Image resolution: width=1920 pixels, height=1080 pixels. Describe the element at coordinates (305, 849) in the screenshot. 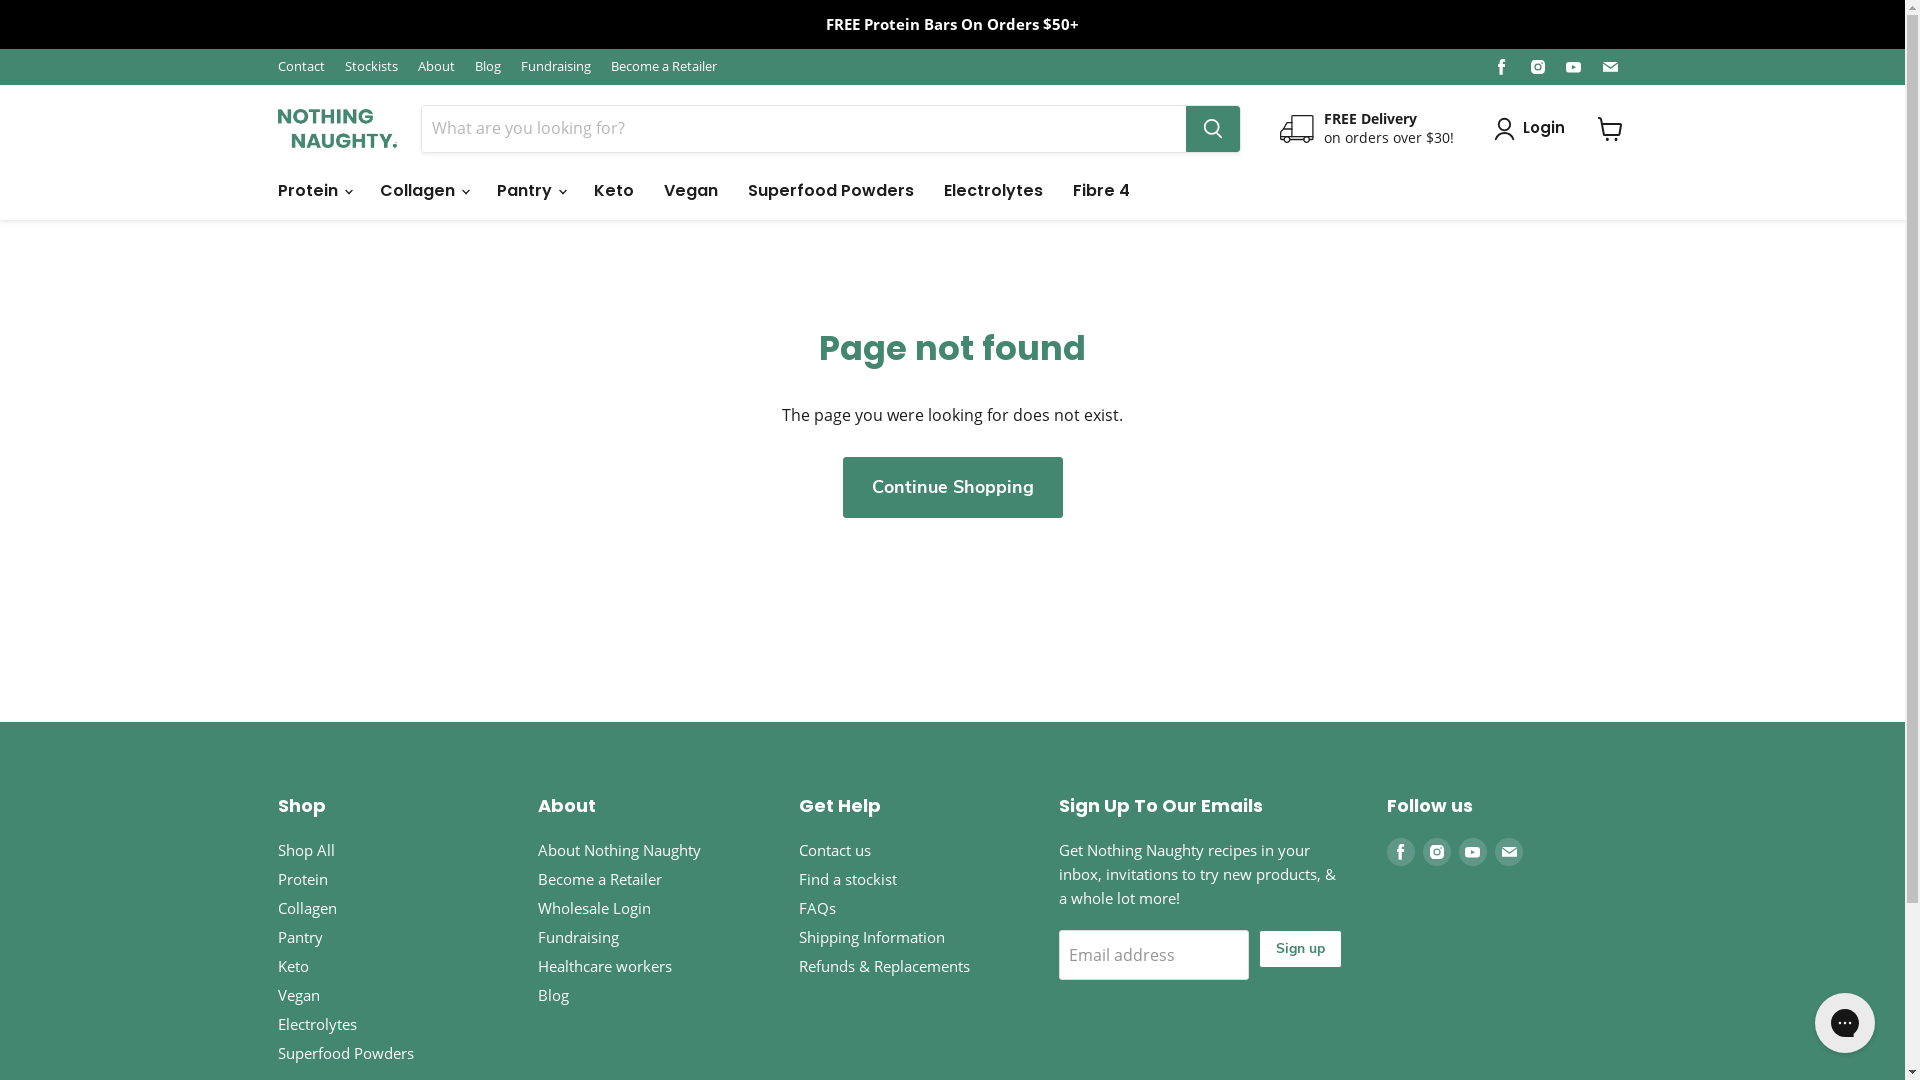

I see `'Shop All'` at that location.